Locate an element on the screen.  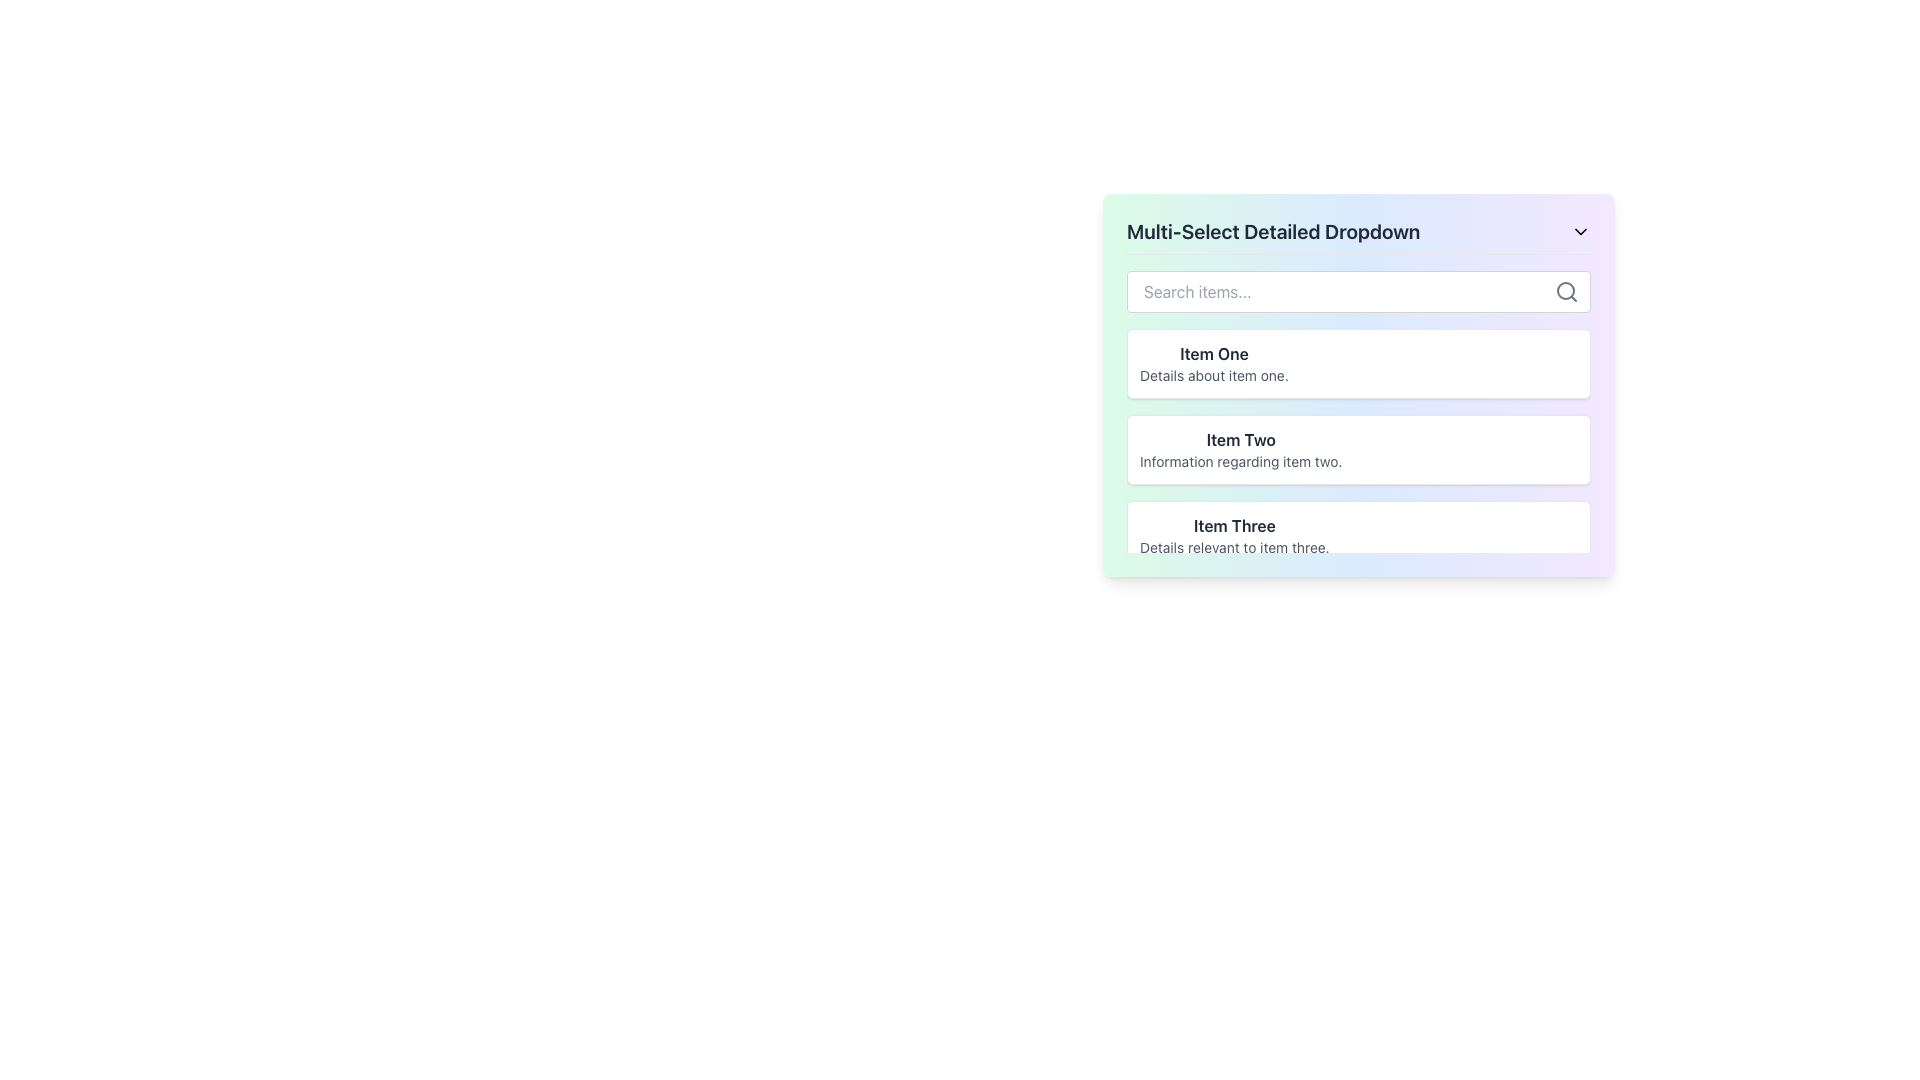
the search icon located at the right edge of the search input field labeled 'Search items...' is located at coordinates (1565, 292).